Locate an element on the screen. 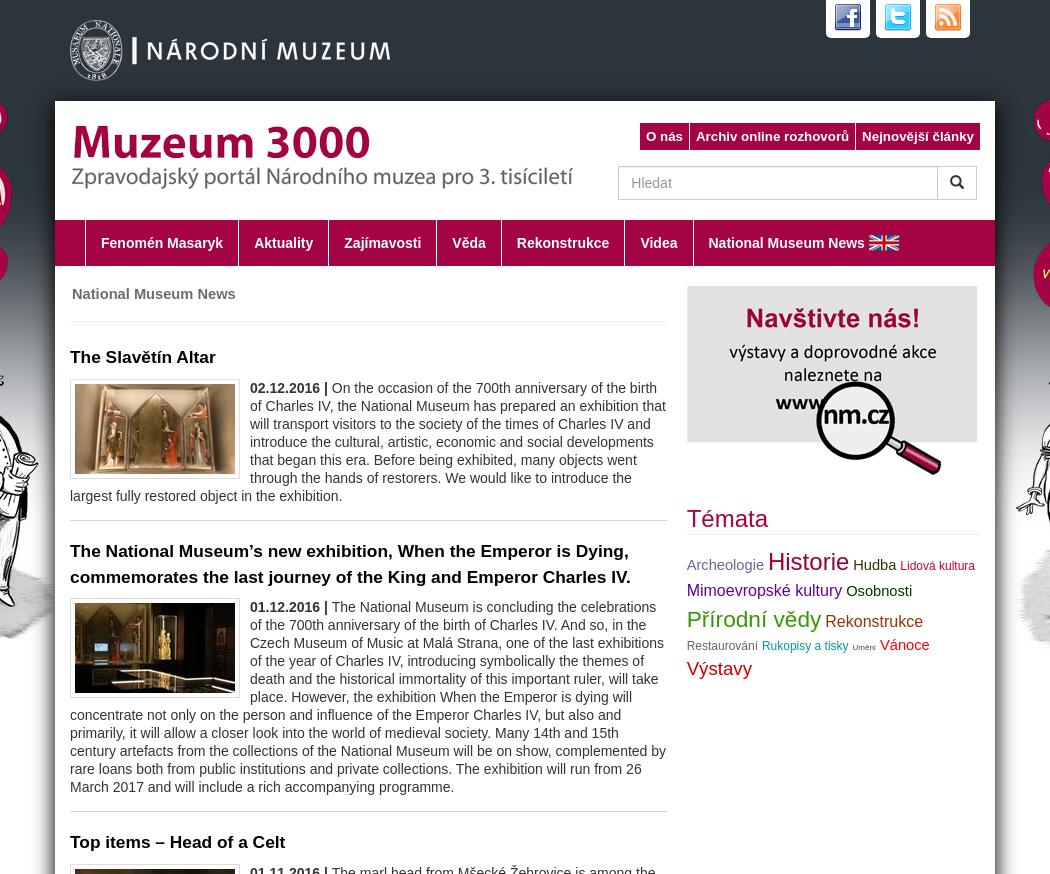  'Umění' is located at coordinates (863, 645).